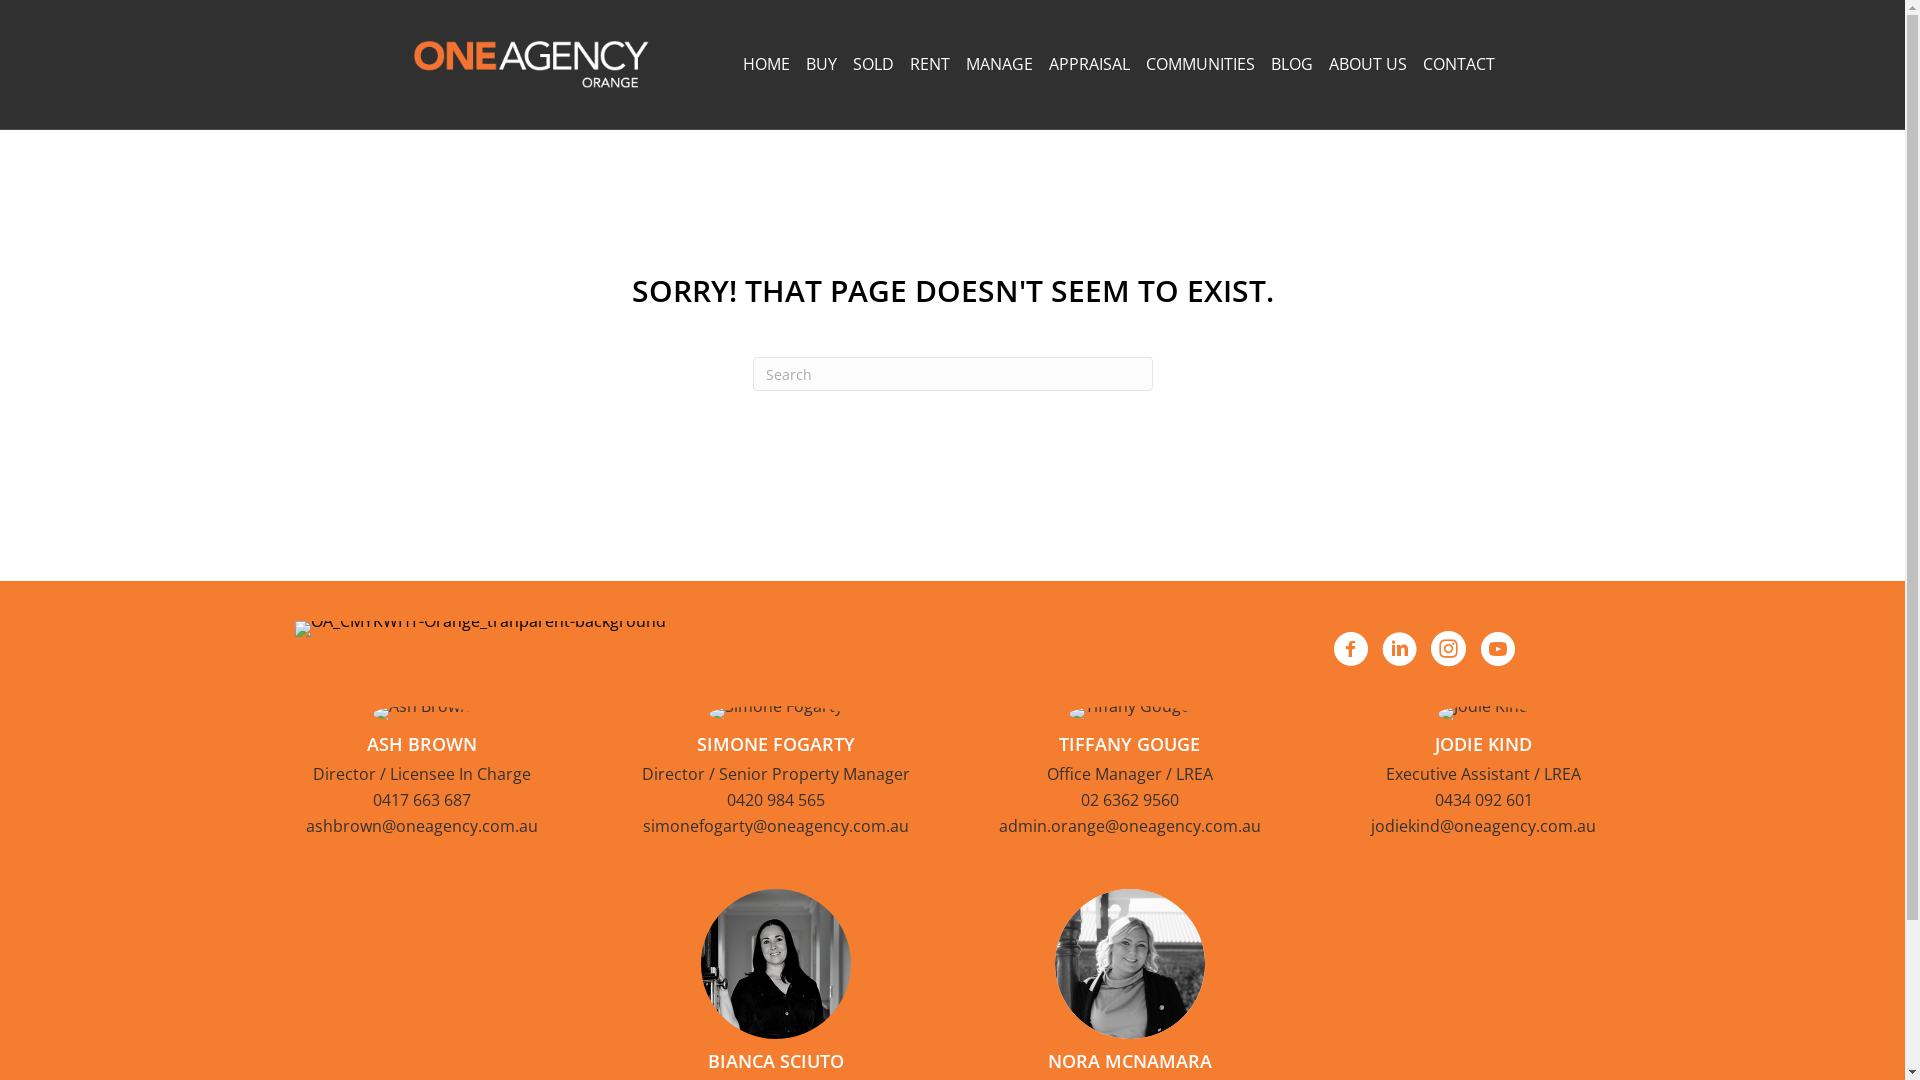 Image resolution: width=1920 pixels, height=1080 pixels. I want to click on 'jodie-kind', so click(1437, 712).